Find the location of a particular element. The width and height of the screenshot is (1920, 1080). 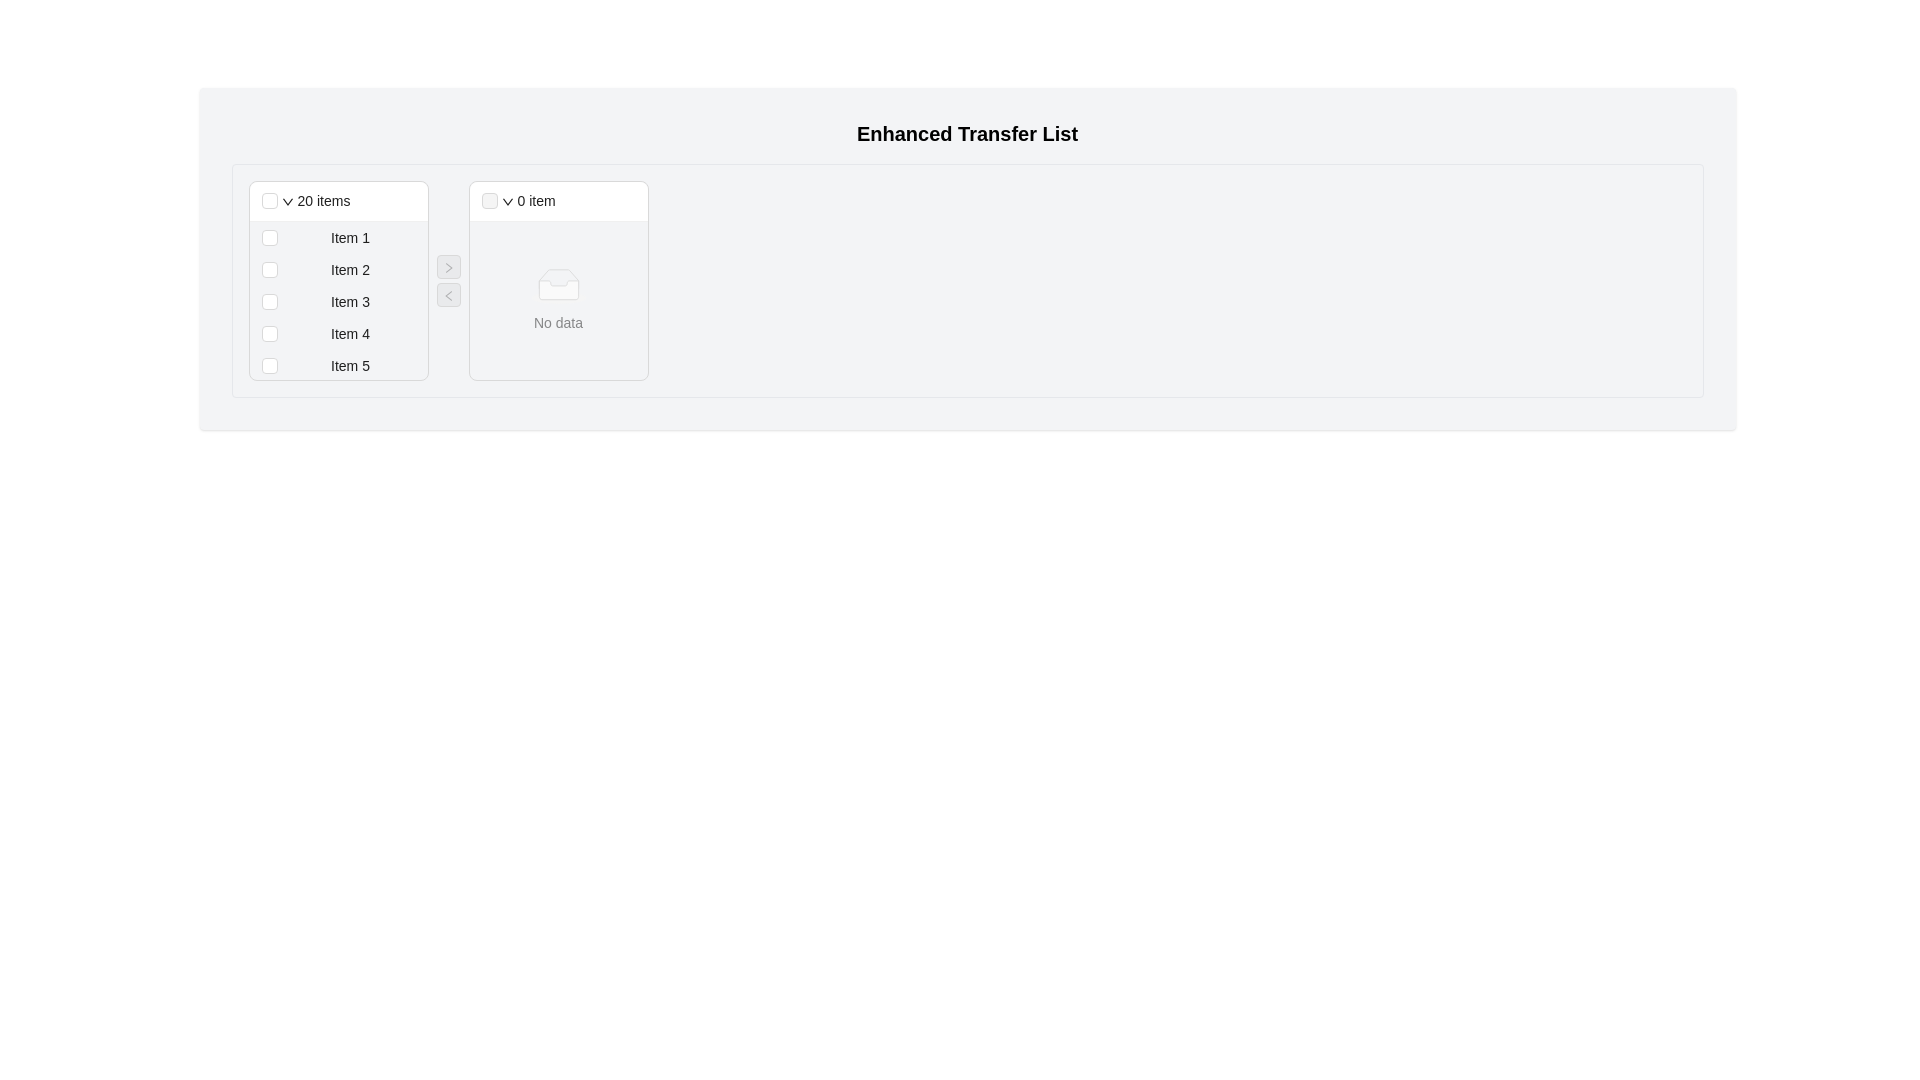

text content of the Text Label located in the fourth position of the vertical list in the left-side panel is located at coordinates (350, 333).